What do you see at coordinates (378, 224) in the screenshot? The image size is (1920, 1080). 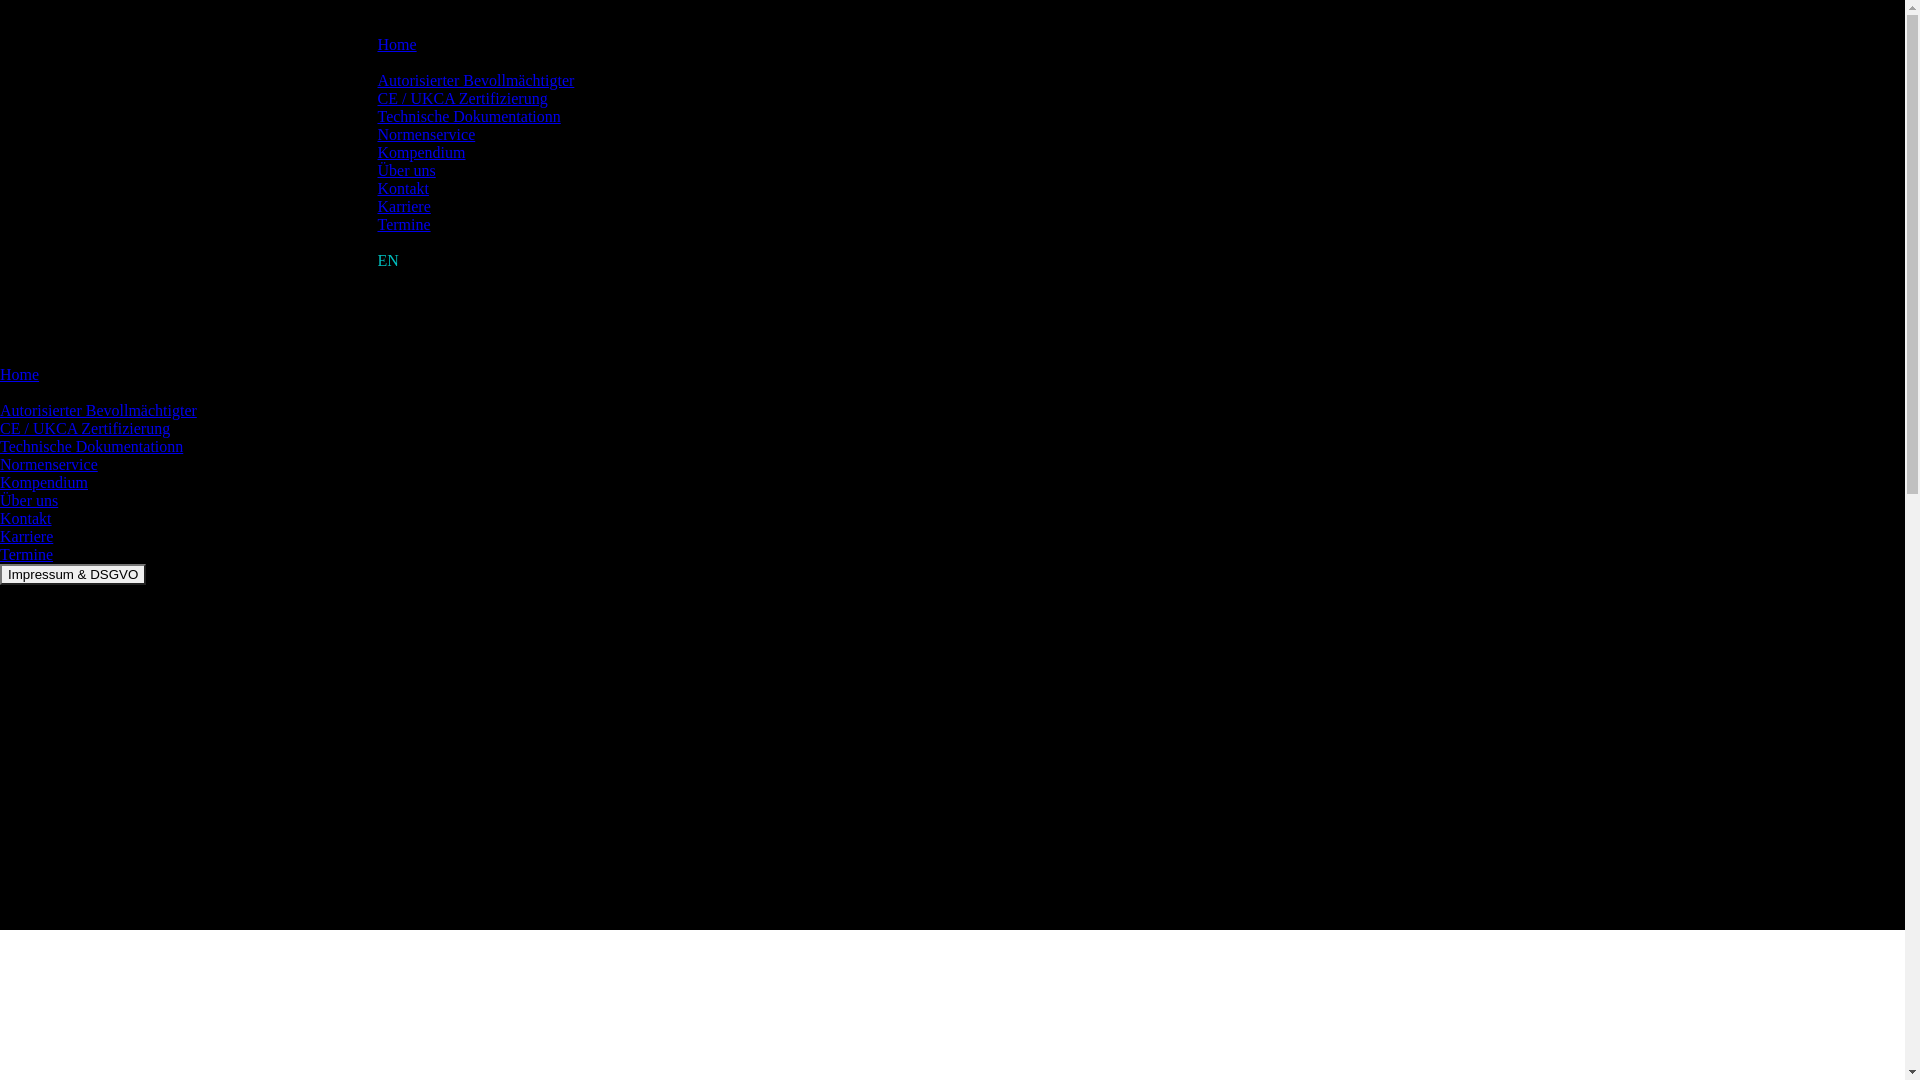 I see `'Termine'` at bounding box center [378, 224].